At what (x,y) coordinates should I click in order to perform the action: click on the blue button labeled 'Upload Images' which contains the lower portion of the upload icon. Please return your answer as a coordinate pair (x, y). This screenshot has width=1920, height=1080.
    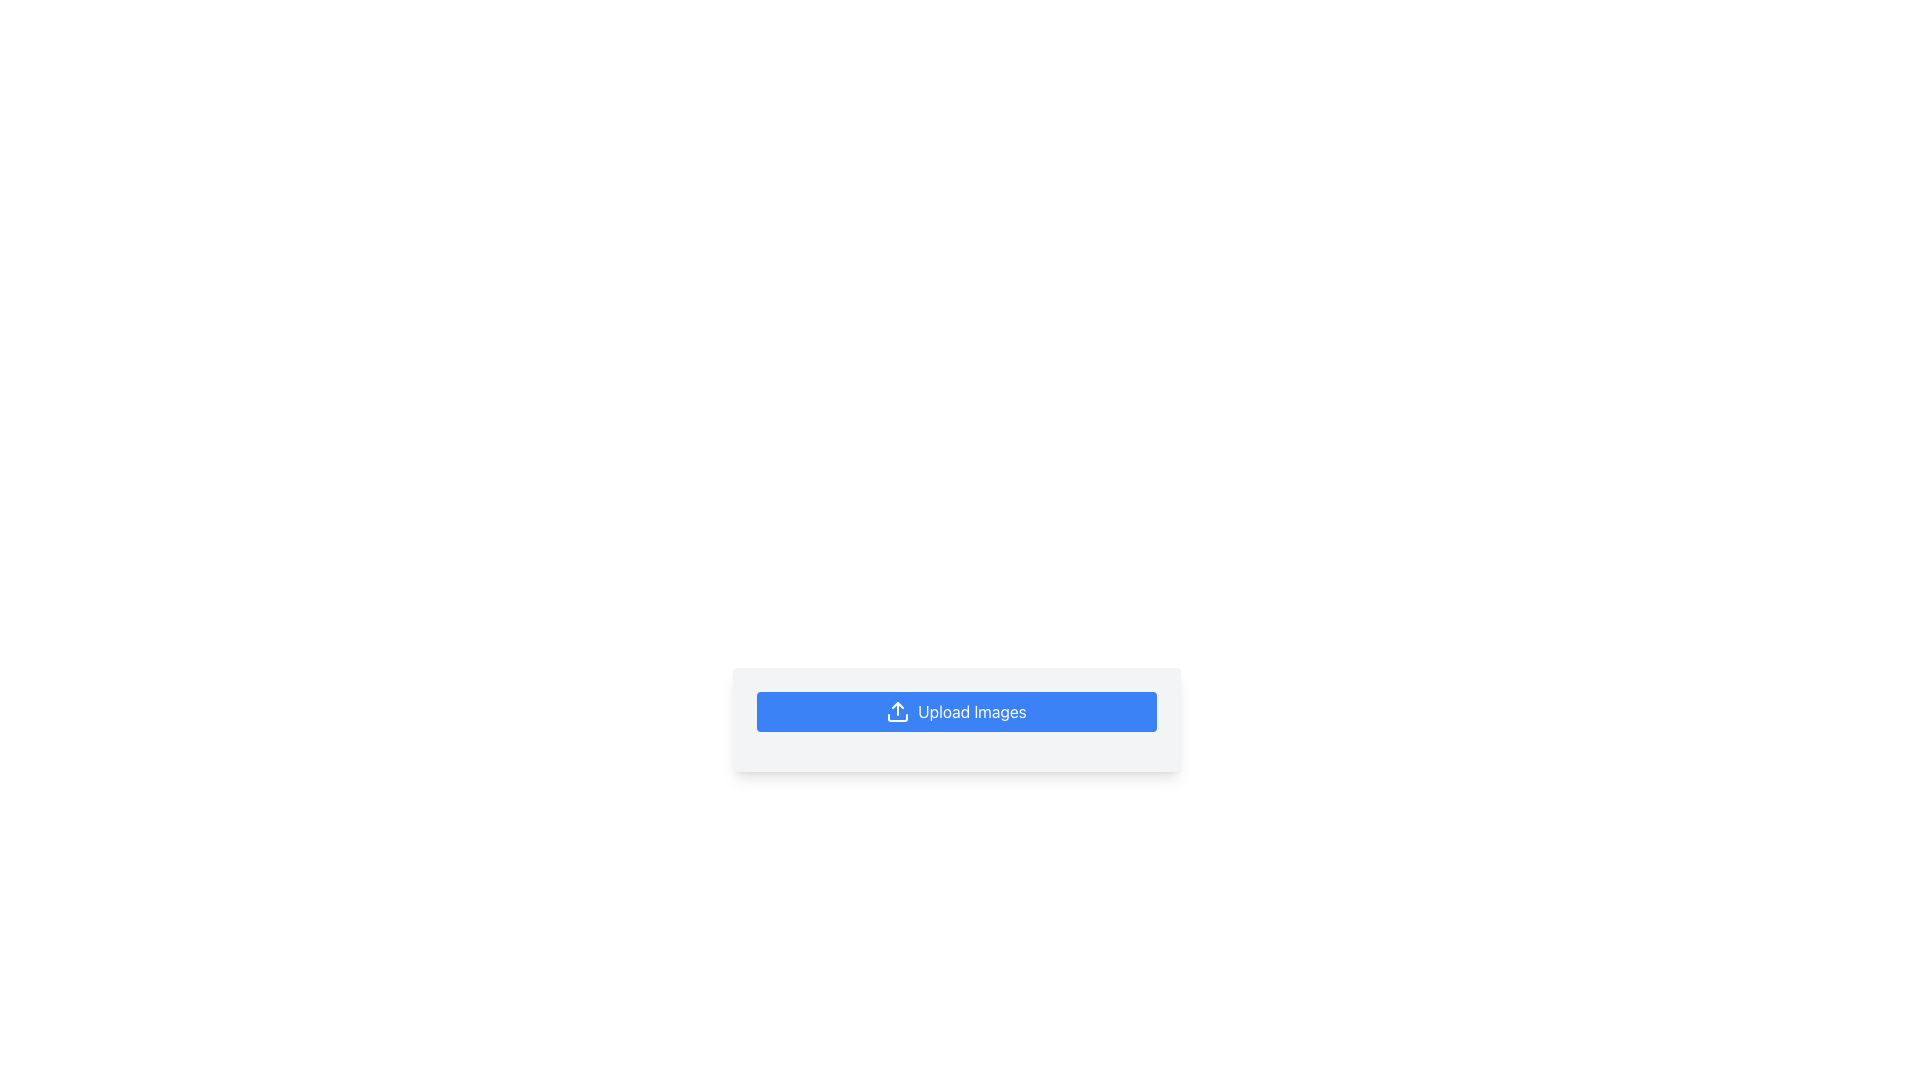
    Looking at the image, I should click on (896, 716).